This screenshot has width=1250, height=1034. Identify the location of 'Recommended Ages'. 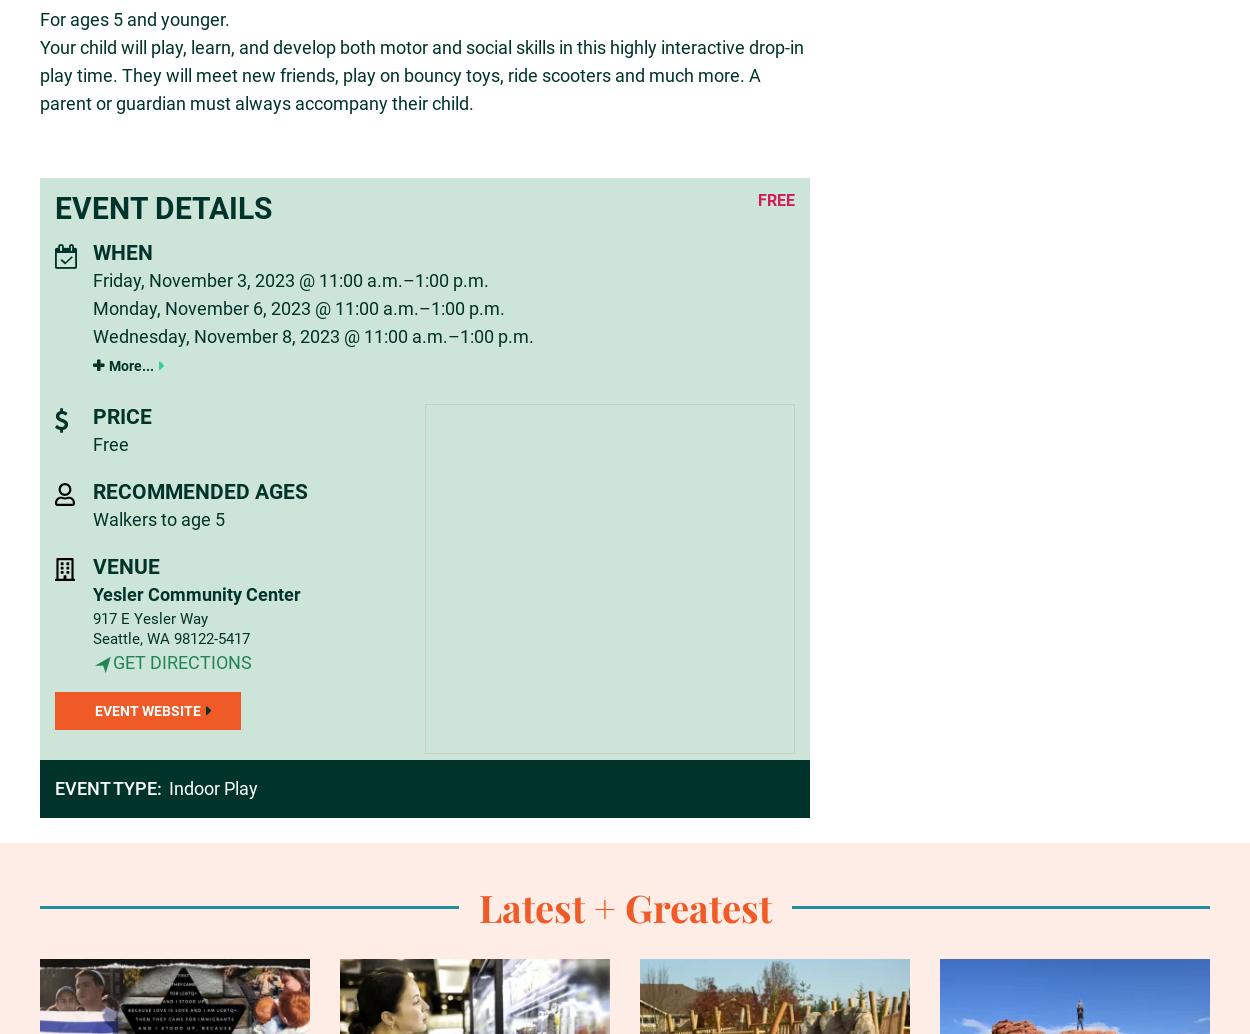
(198, 490).